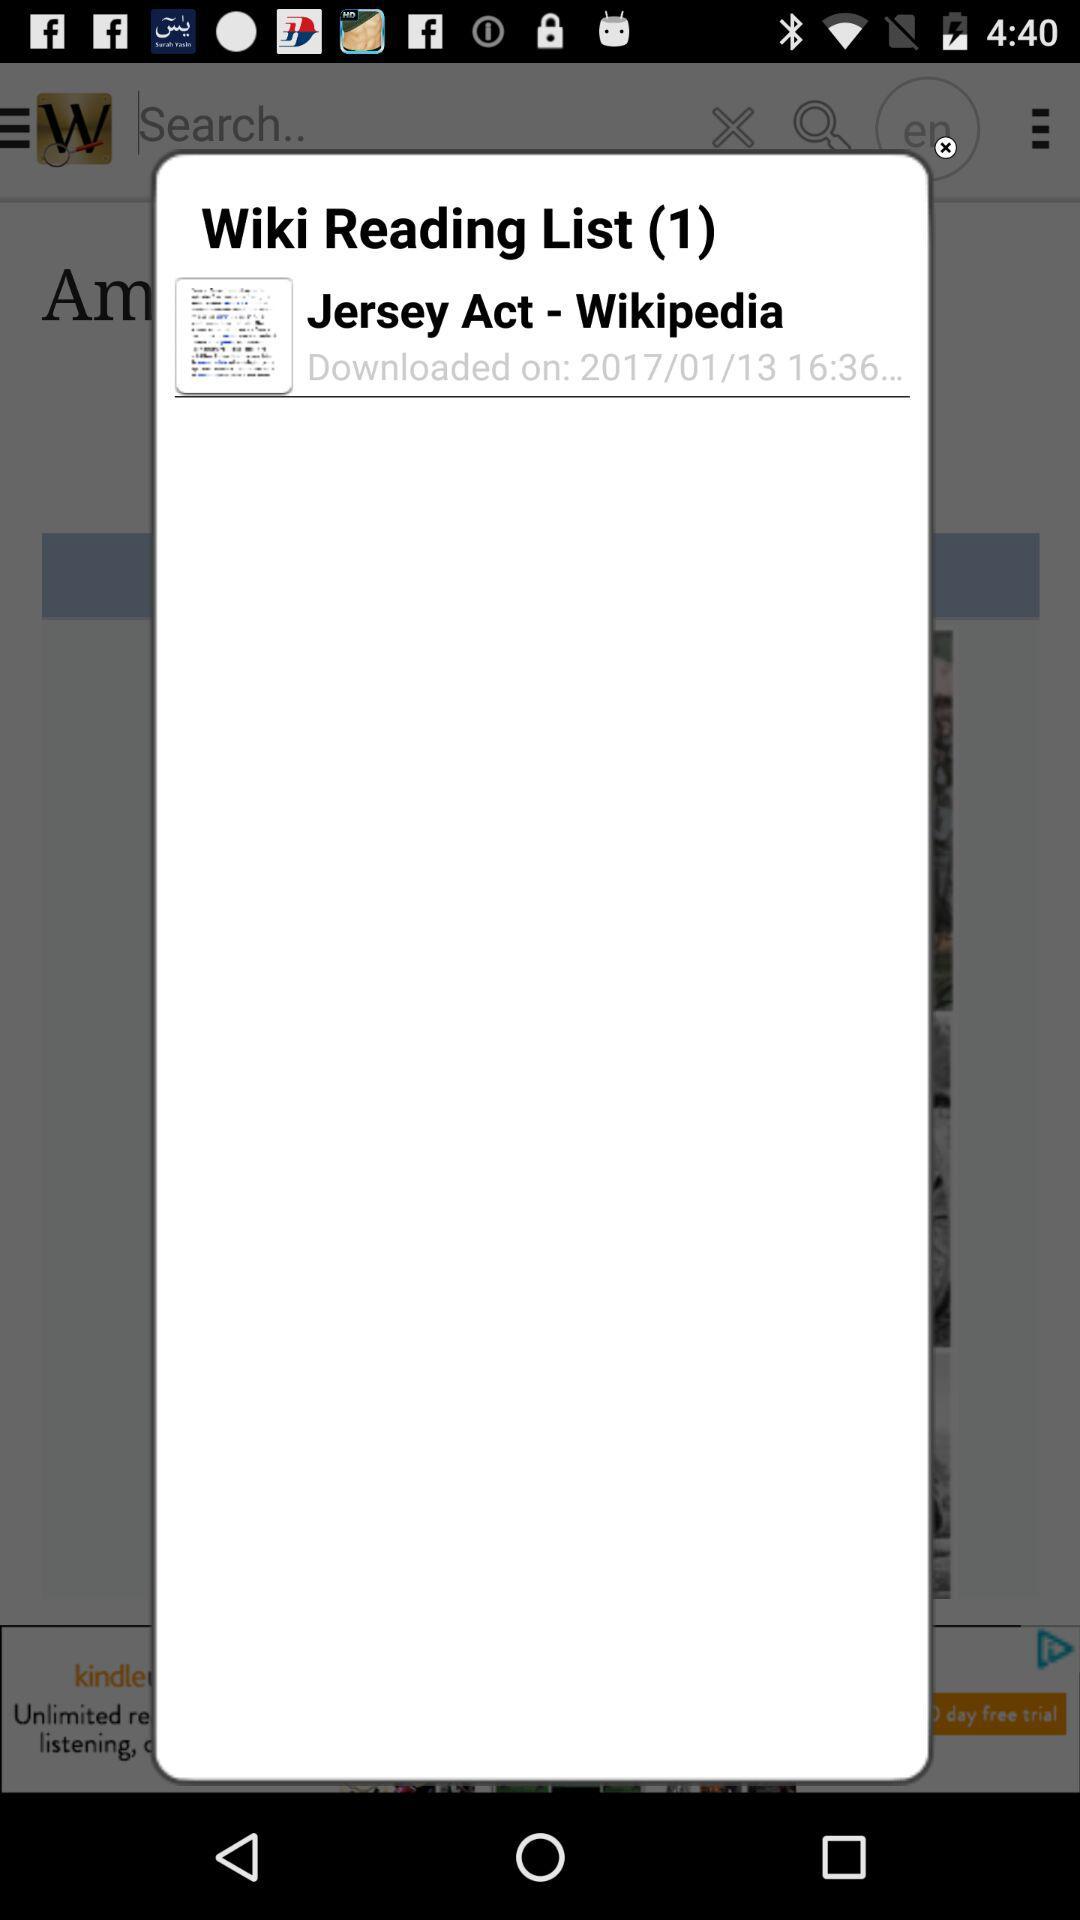  I want to click on icon to the left of the downloaded on 2017 icon, so click(233, 336).